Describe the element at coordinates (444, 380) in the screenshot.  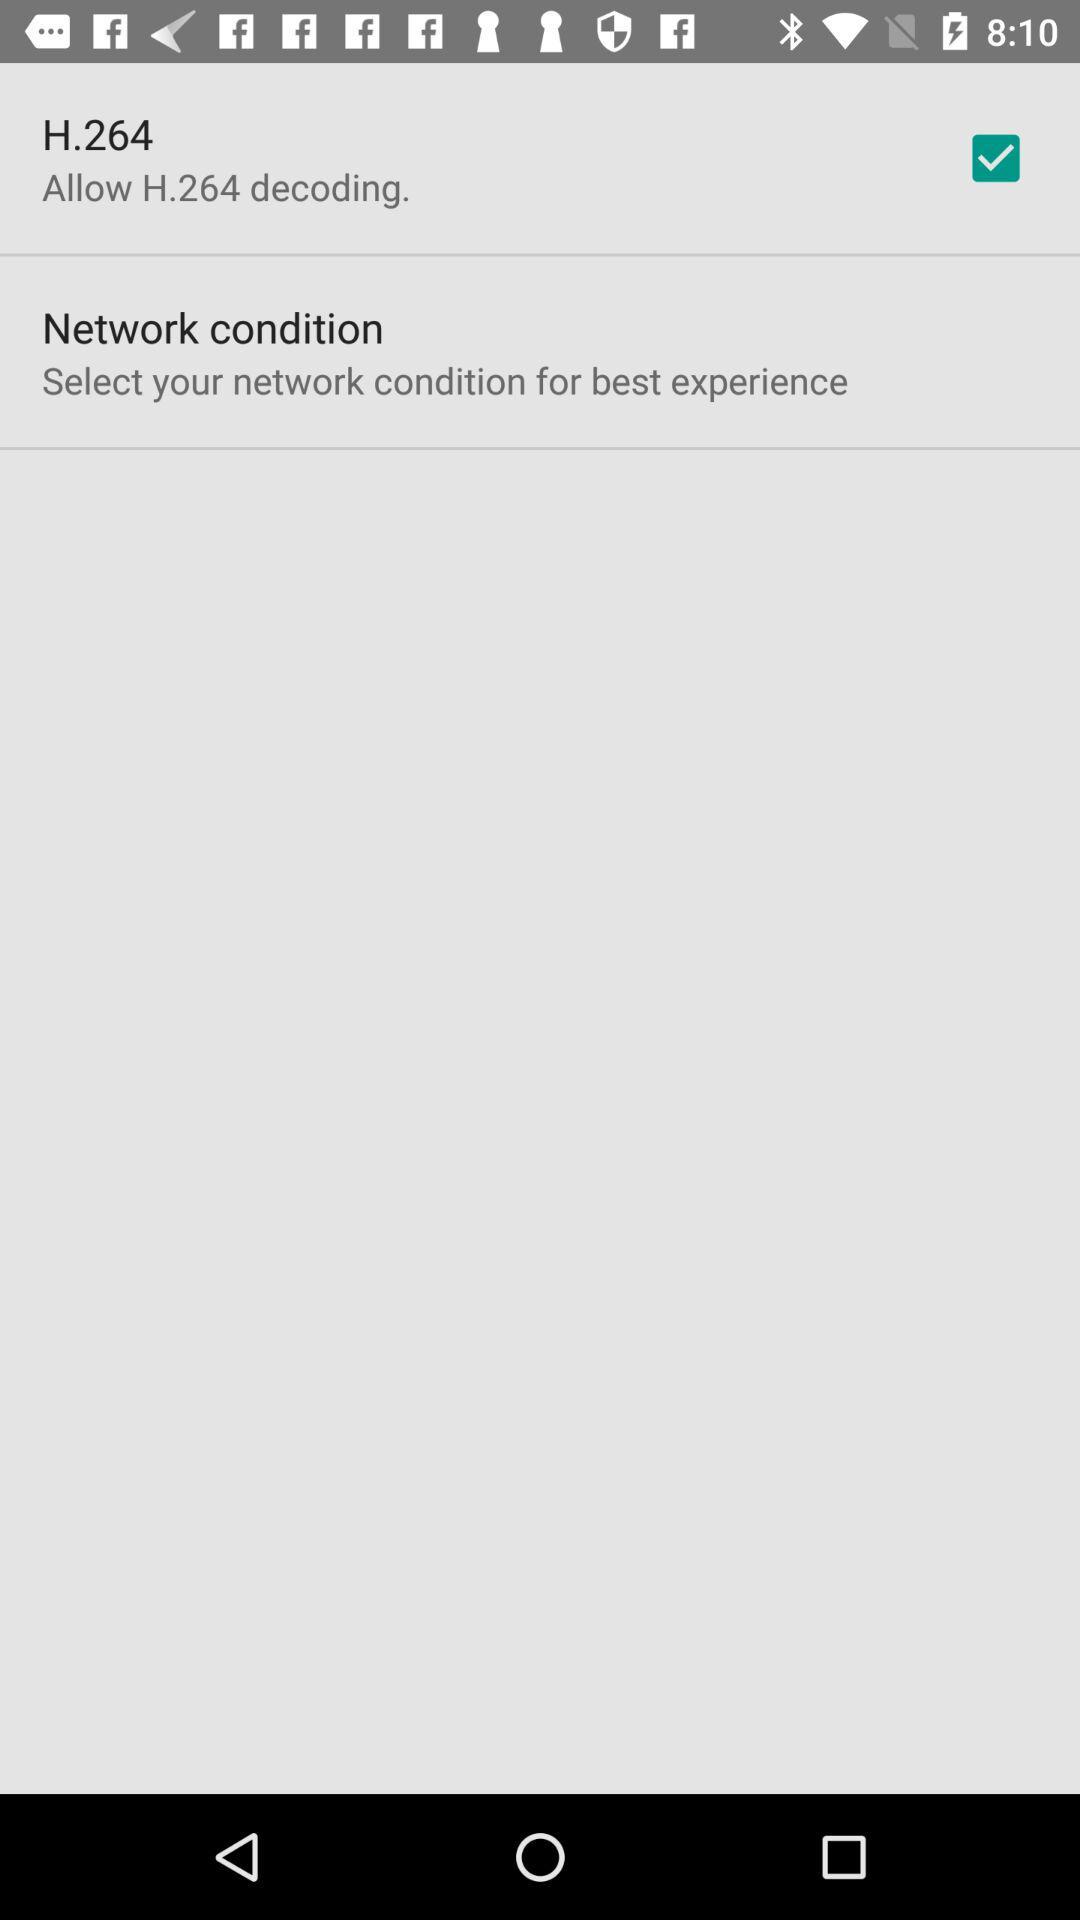
I see `select your network app` at that location.